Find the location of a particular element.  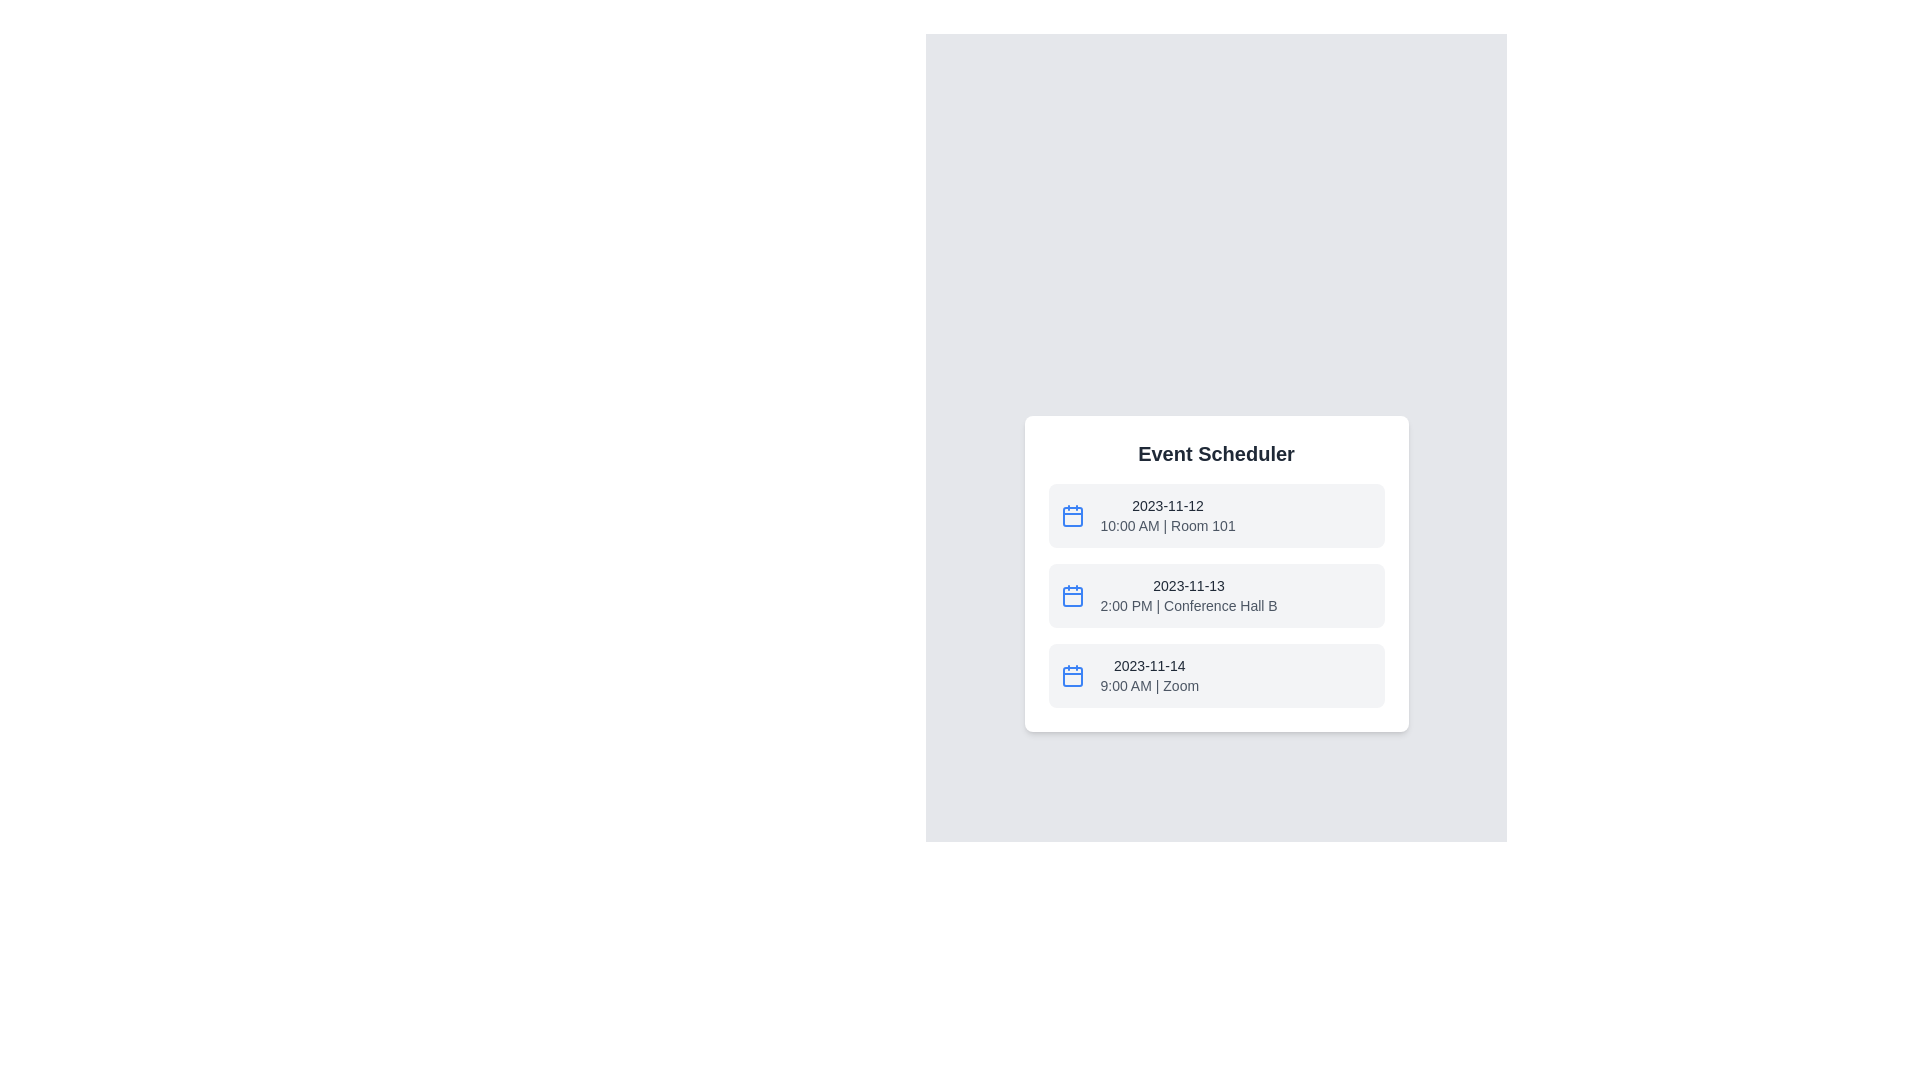

text content of the label displaying the date '2023-11-12' located in the first event entry of the 'Event Scheduler' section is located at coordinates (1168, 504).